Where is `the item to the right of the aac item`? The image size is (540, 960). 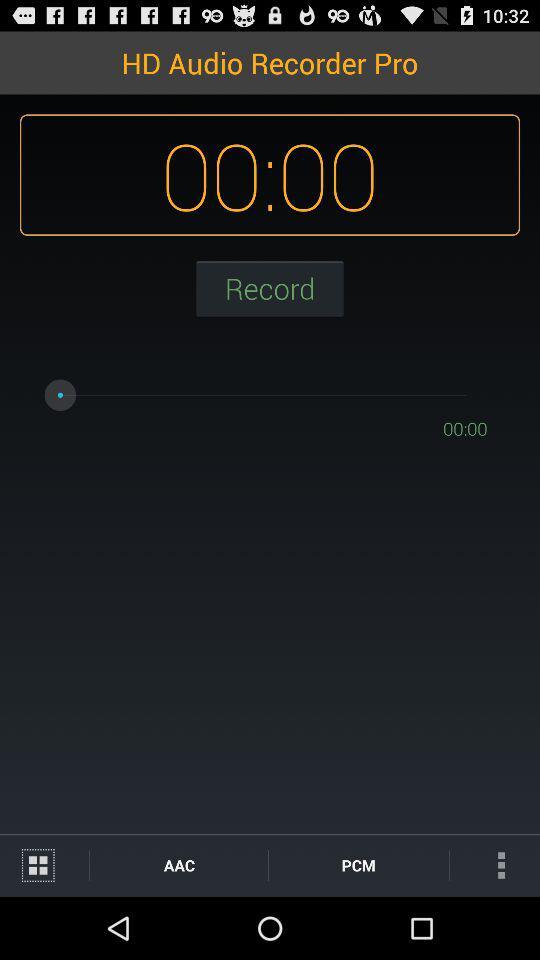
the item to the right of the aac item is located at coordinates (357, 864).